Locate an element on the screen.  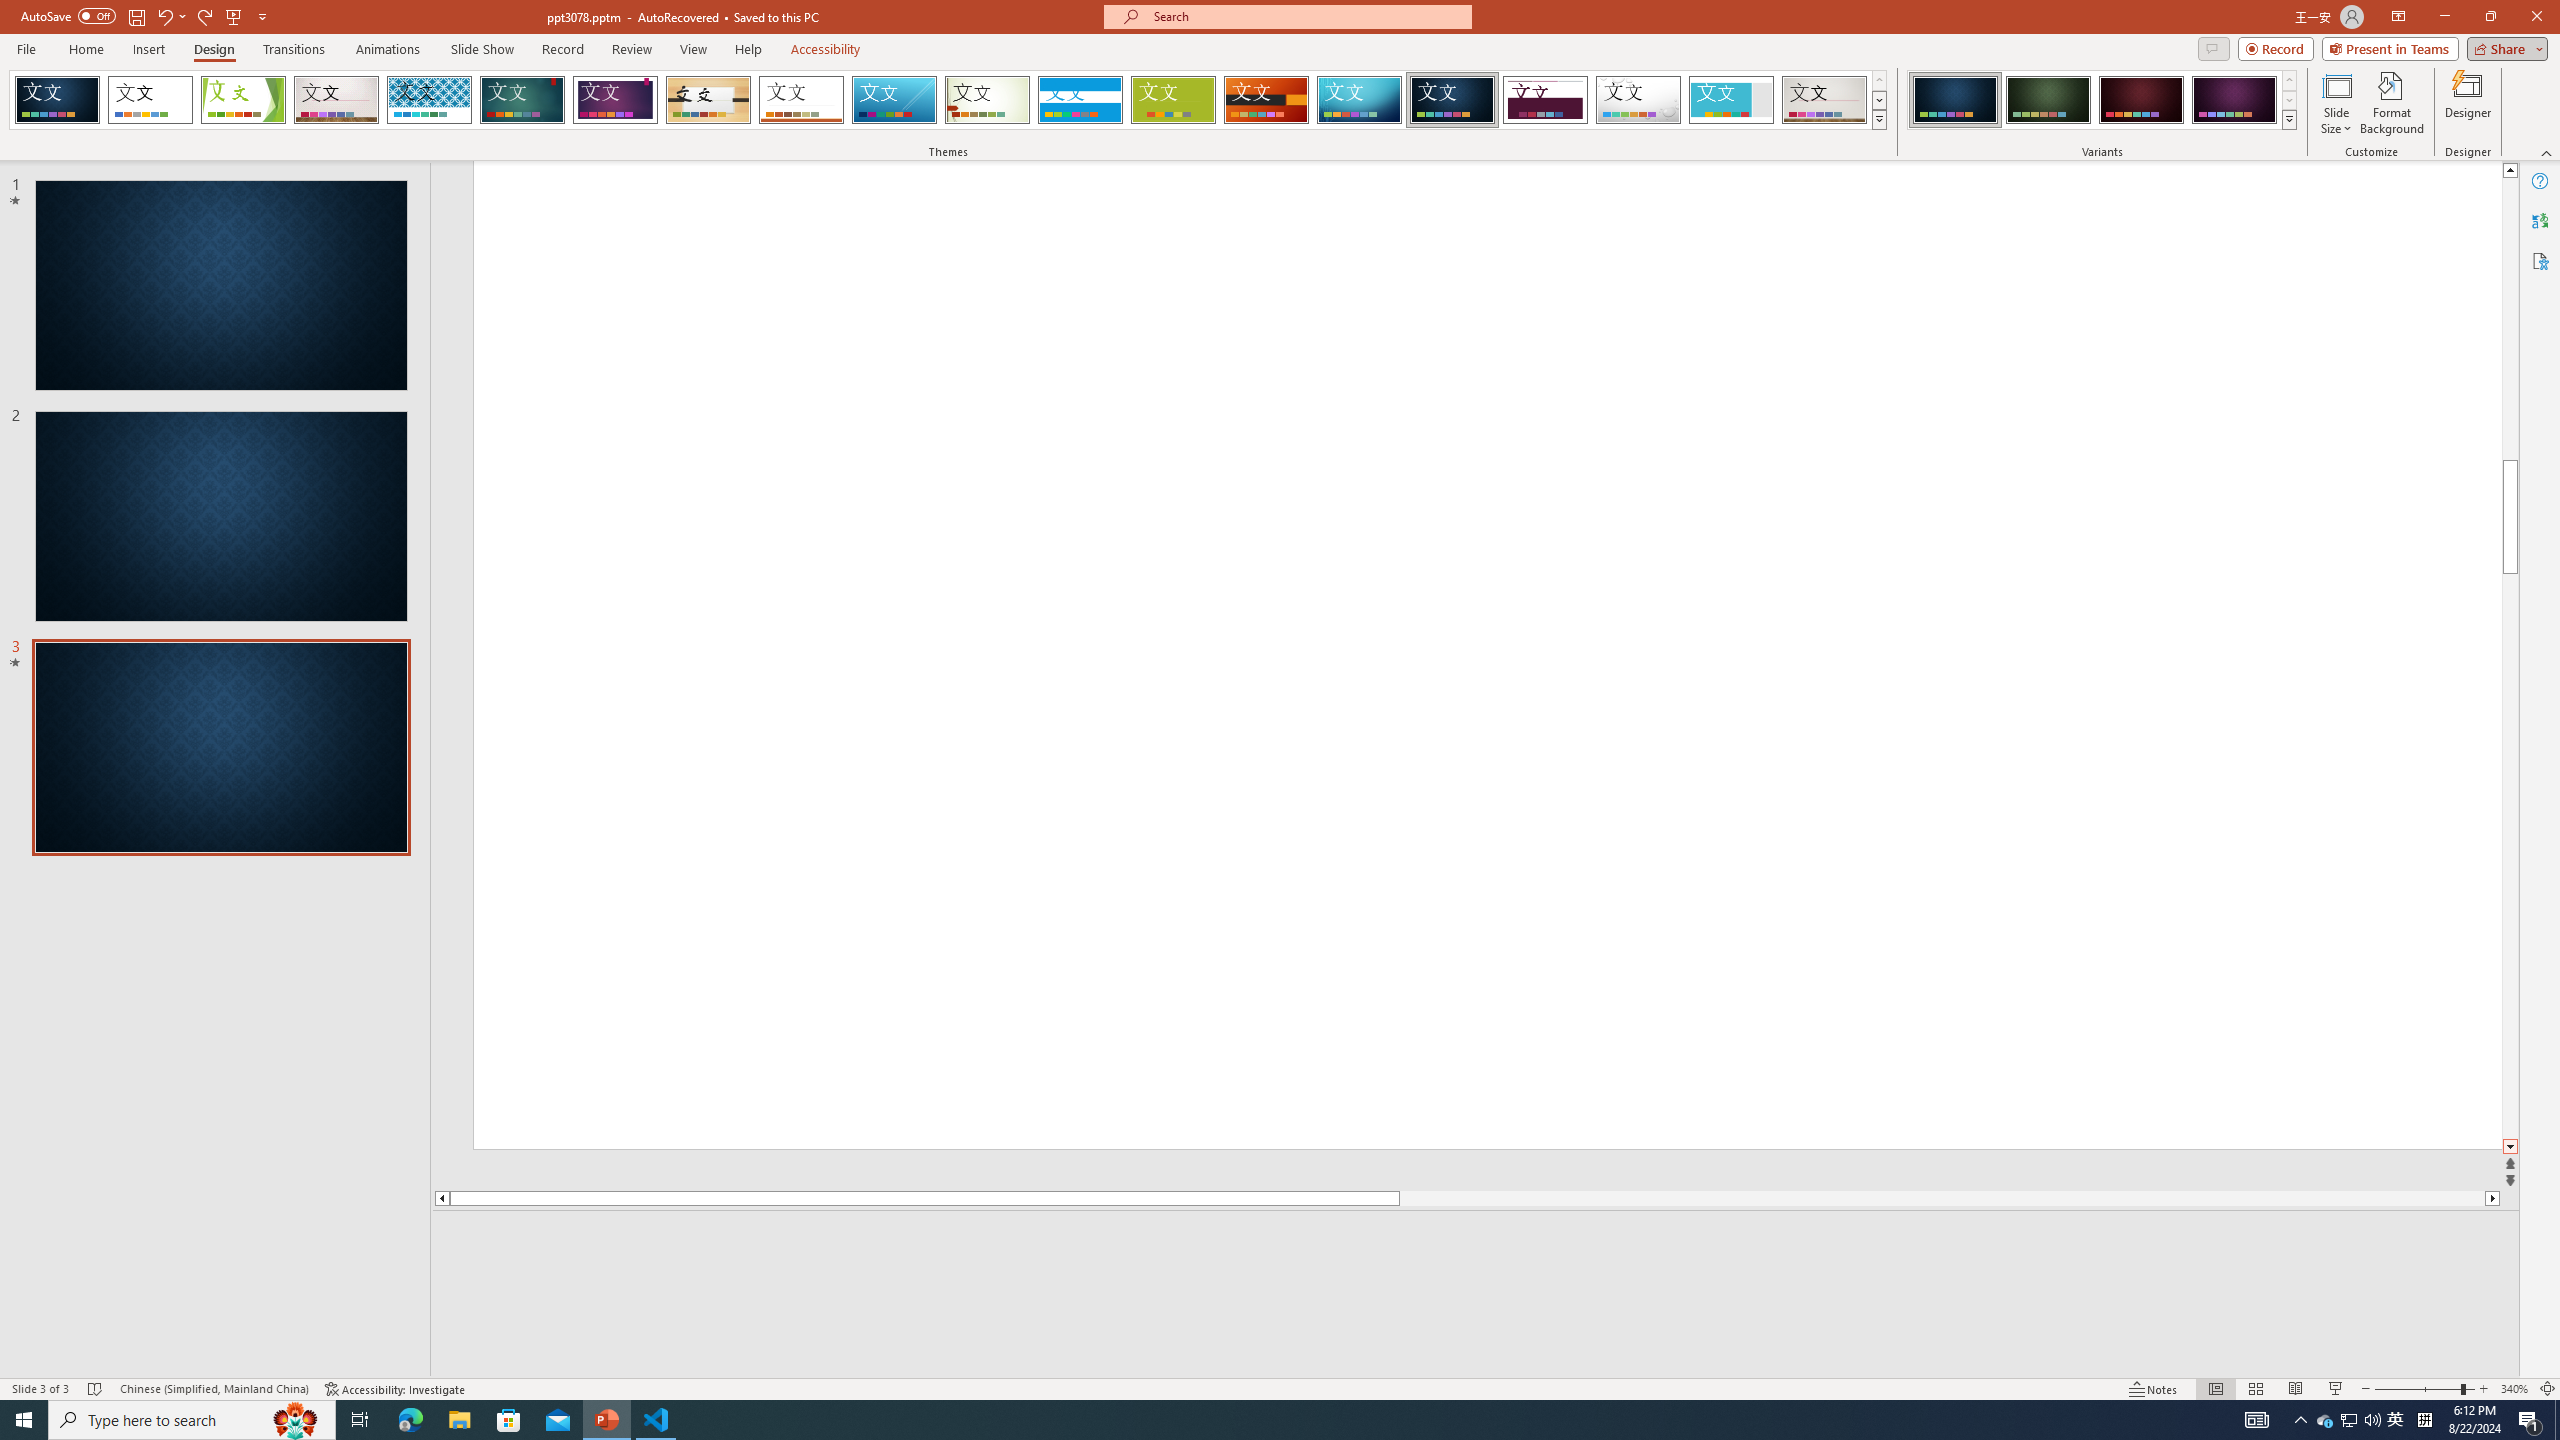
'Basis' is located at coordinates (1173, 99).